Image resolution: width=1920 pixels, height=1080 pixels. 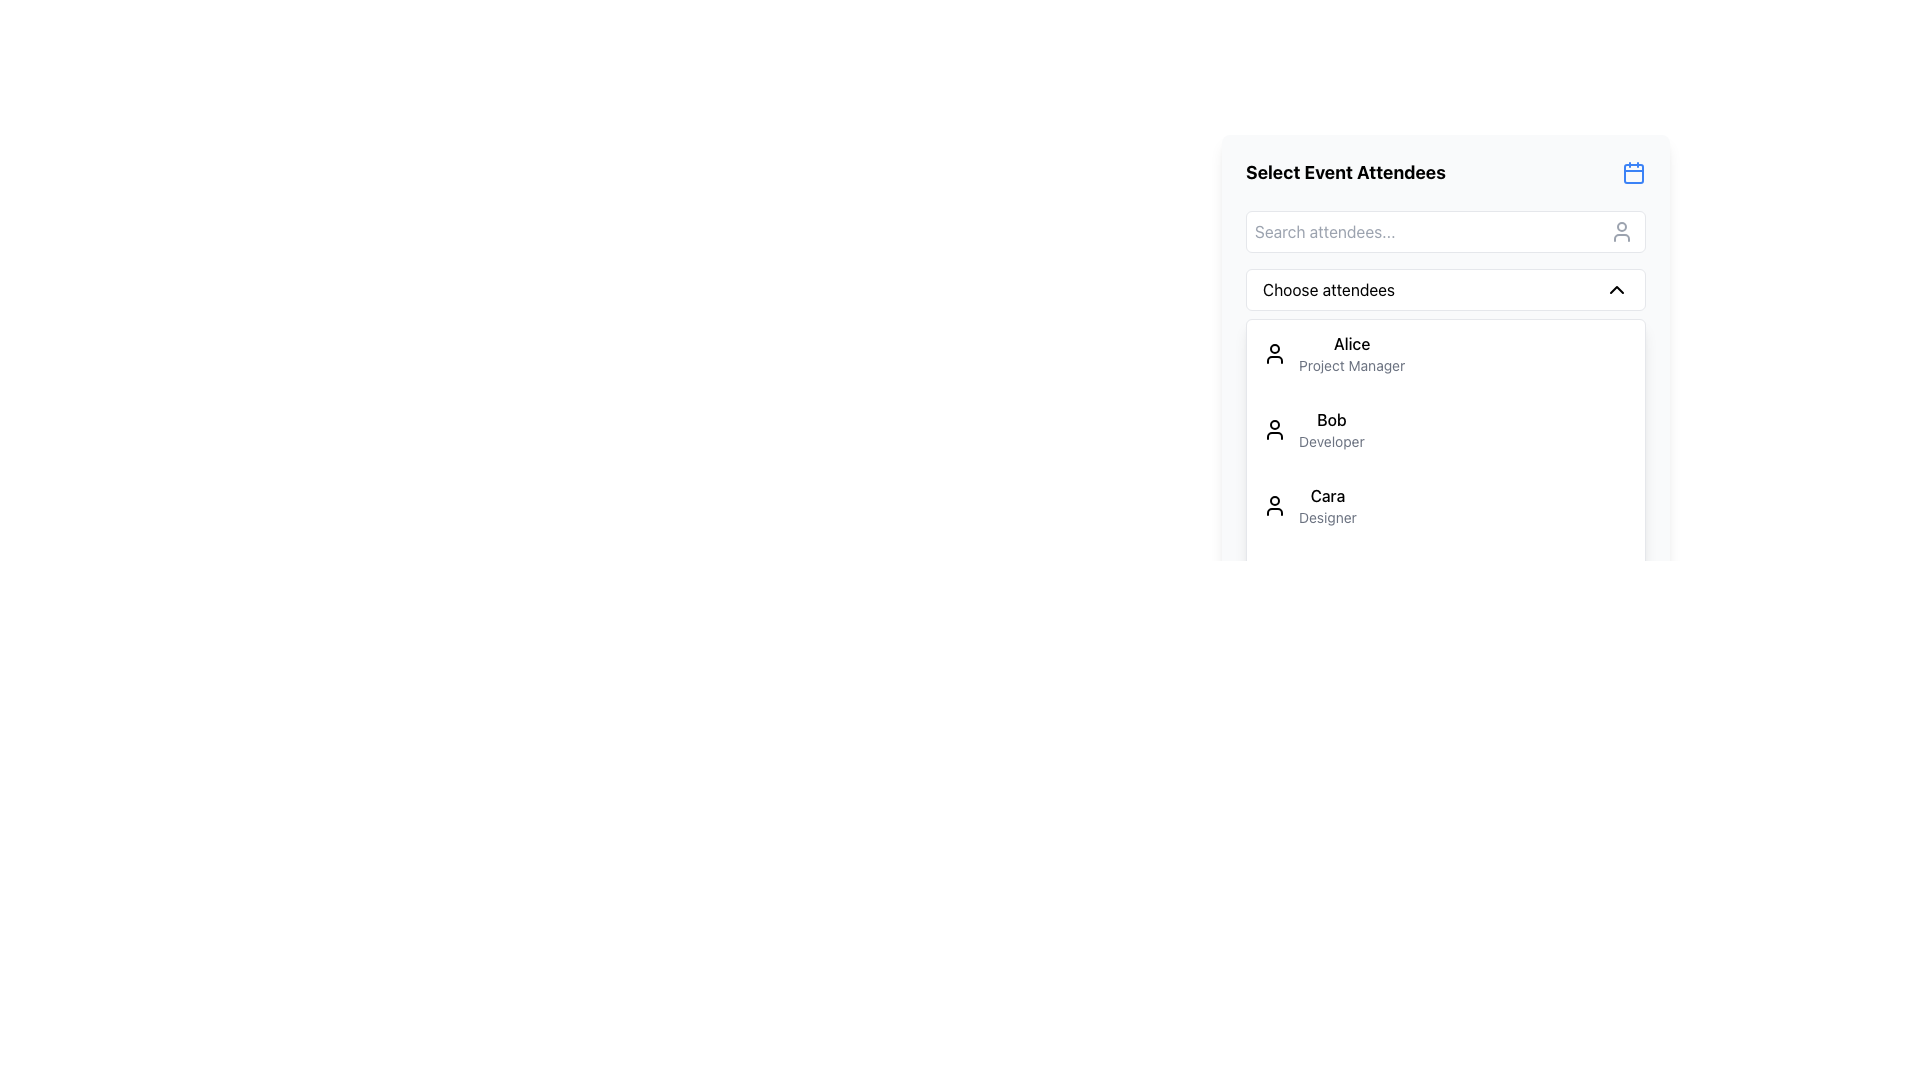 What do you see at coordinates (1445, 353) in the screenshot?
I see `the selectable list item for 'Alice', the Project Manager, located at the top of the attendee list` at bounding box center [1445, 353].